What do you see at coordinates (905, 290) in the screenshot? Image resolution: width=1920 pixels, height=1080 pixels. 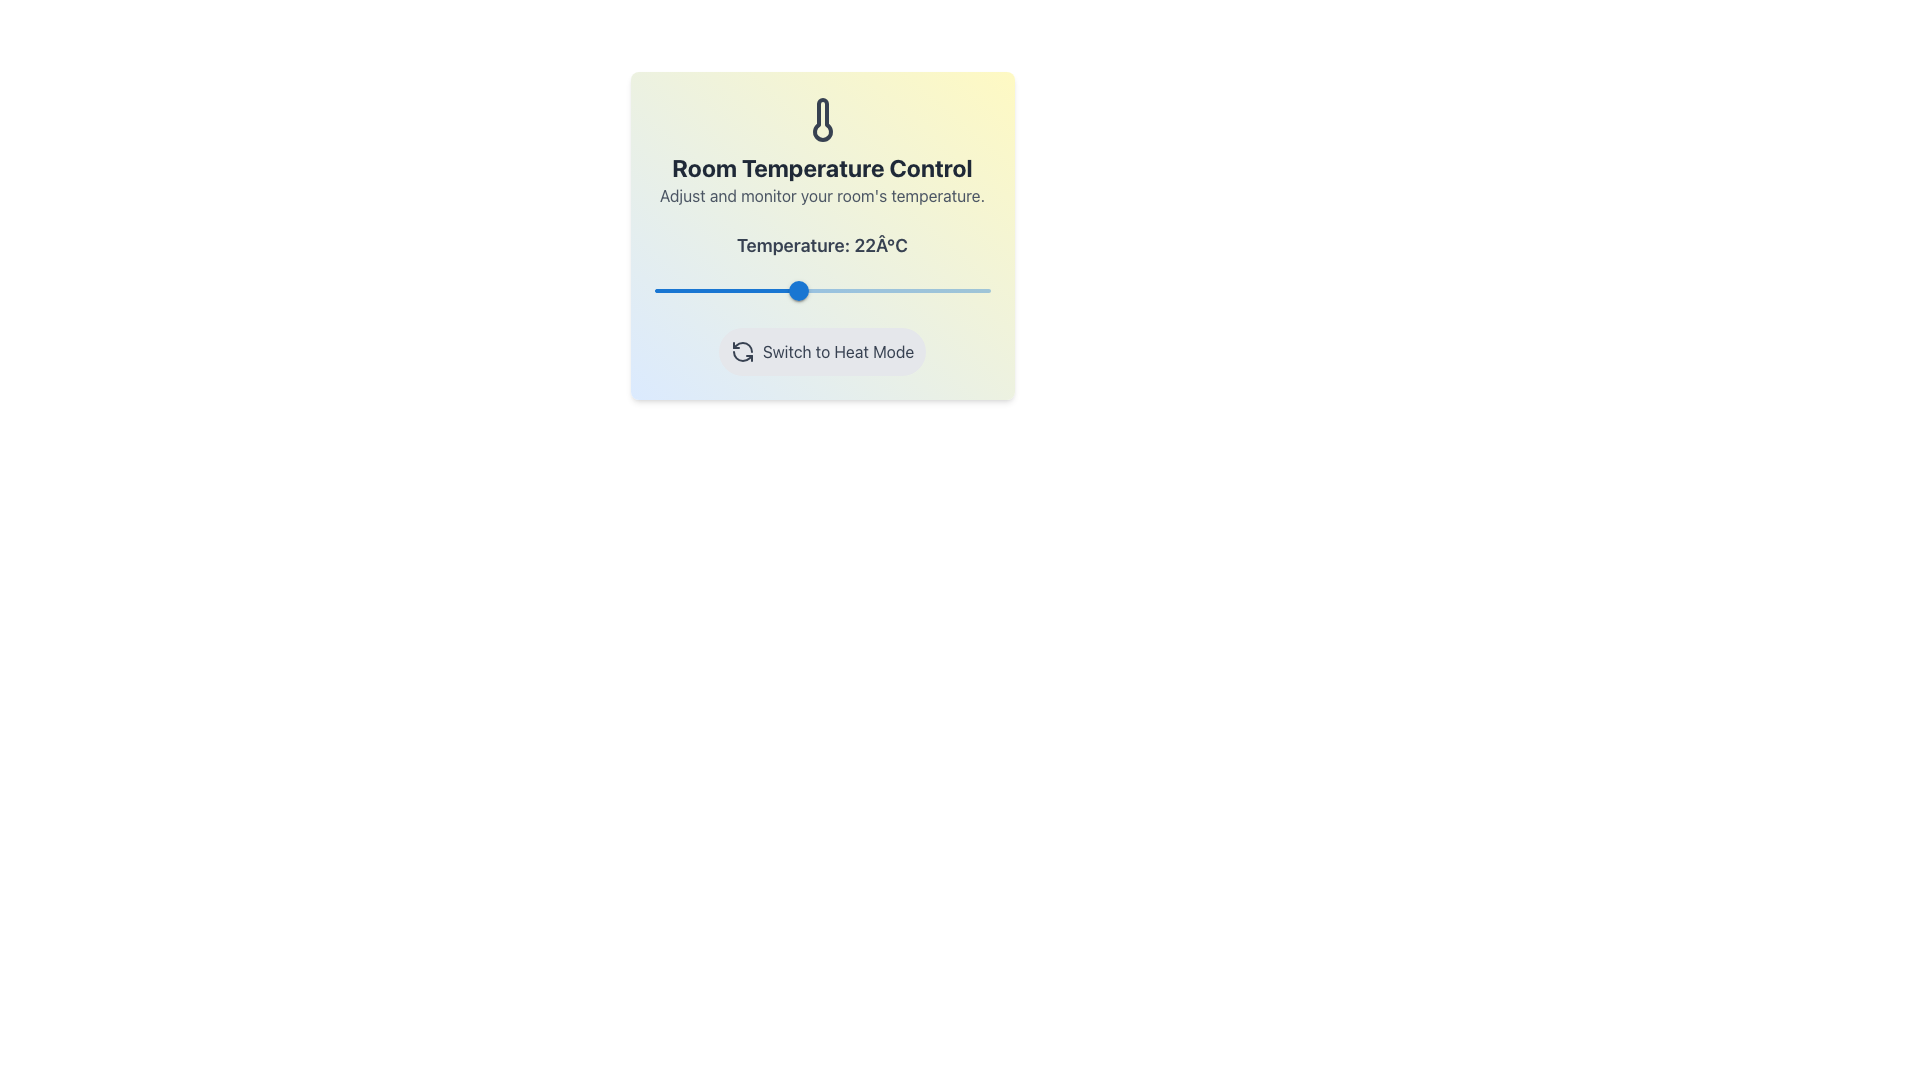 I see `the temperature` at bounding box center [905, 290].